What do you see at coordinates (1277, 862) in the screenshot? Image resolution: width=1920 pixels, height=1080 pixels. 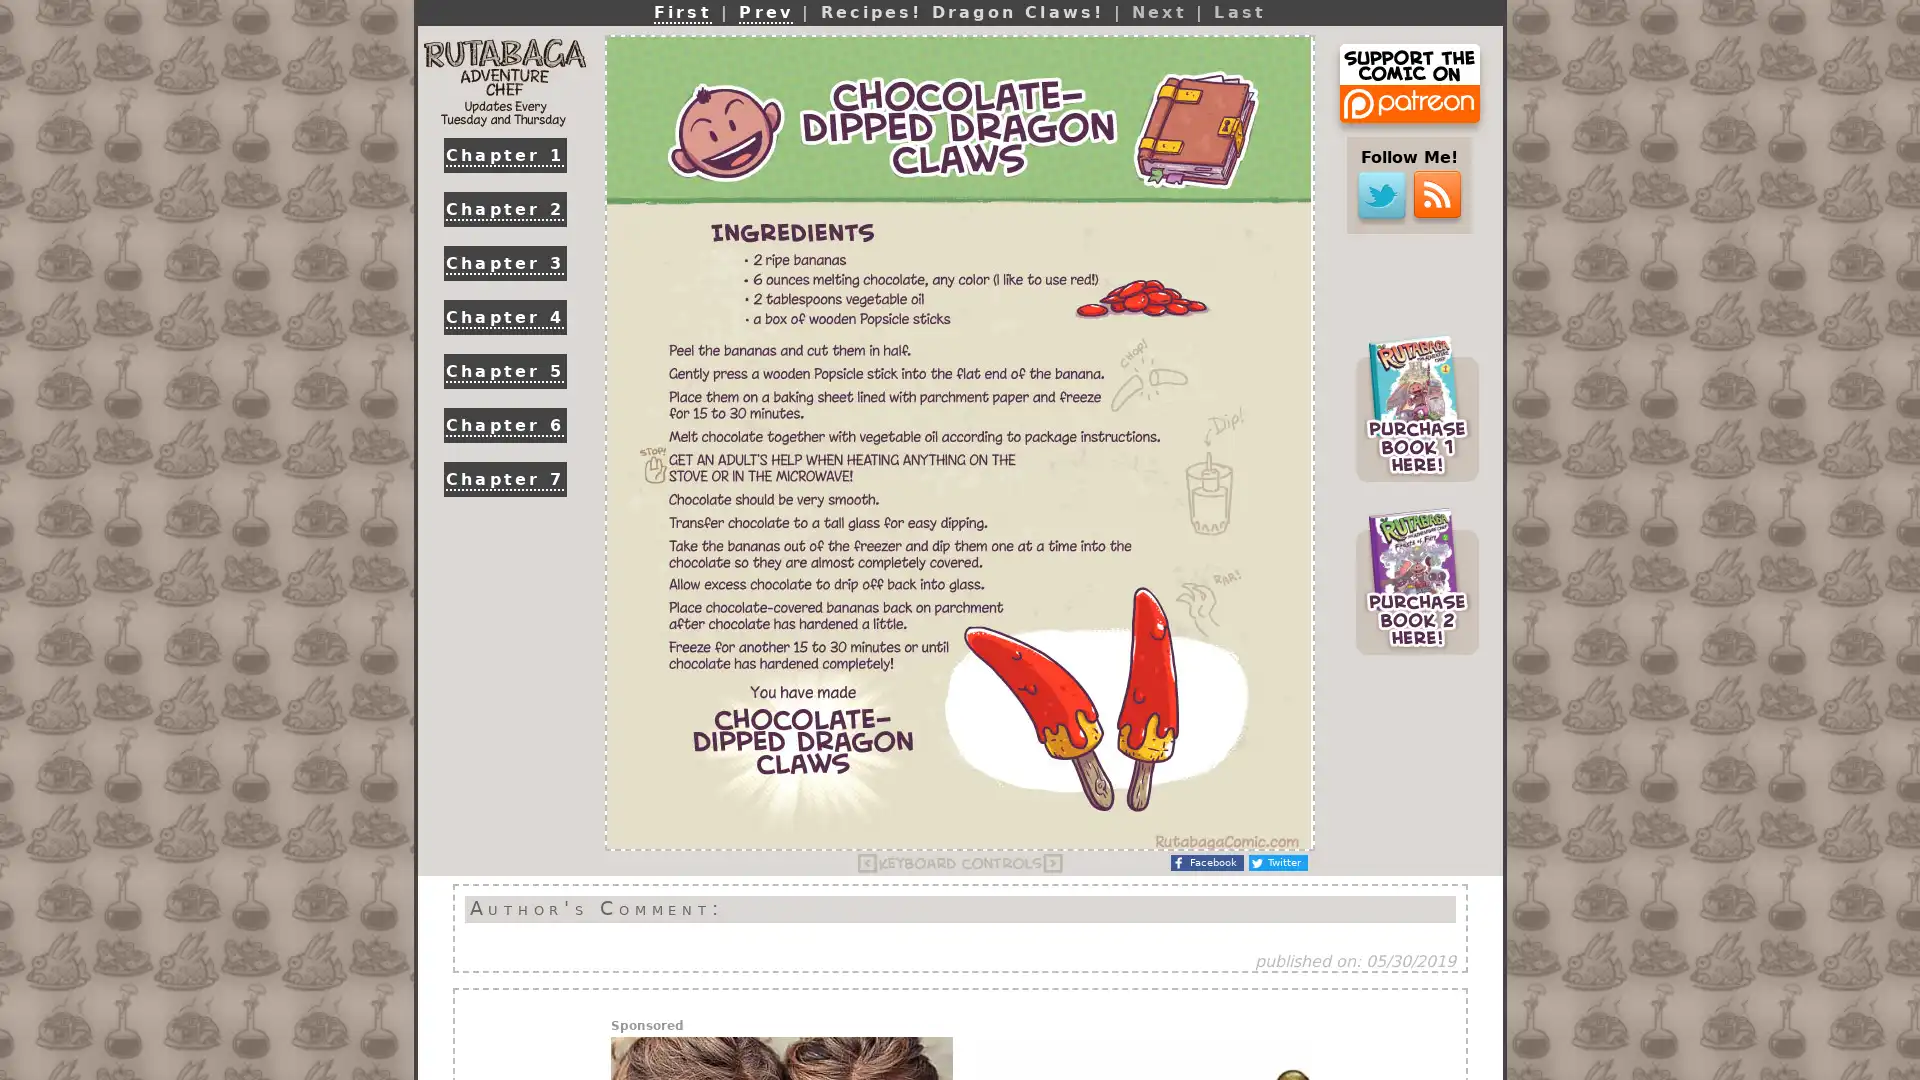 I see `Share to TwitterTwitter` at bounding box center [1277, 862].